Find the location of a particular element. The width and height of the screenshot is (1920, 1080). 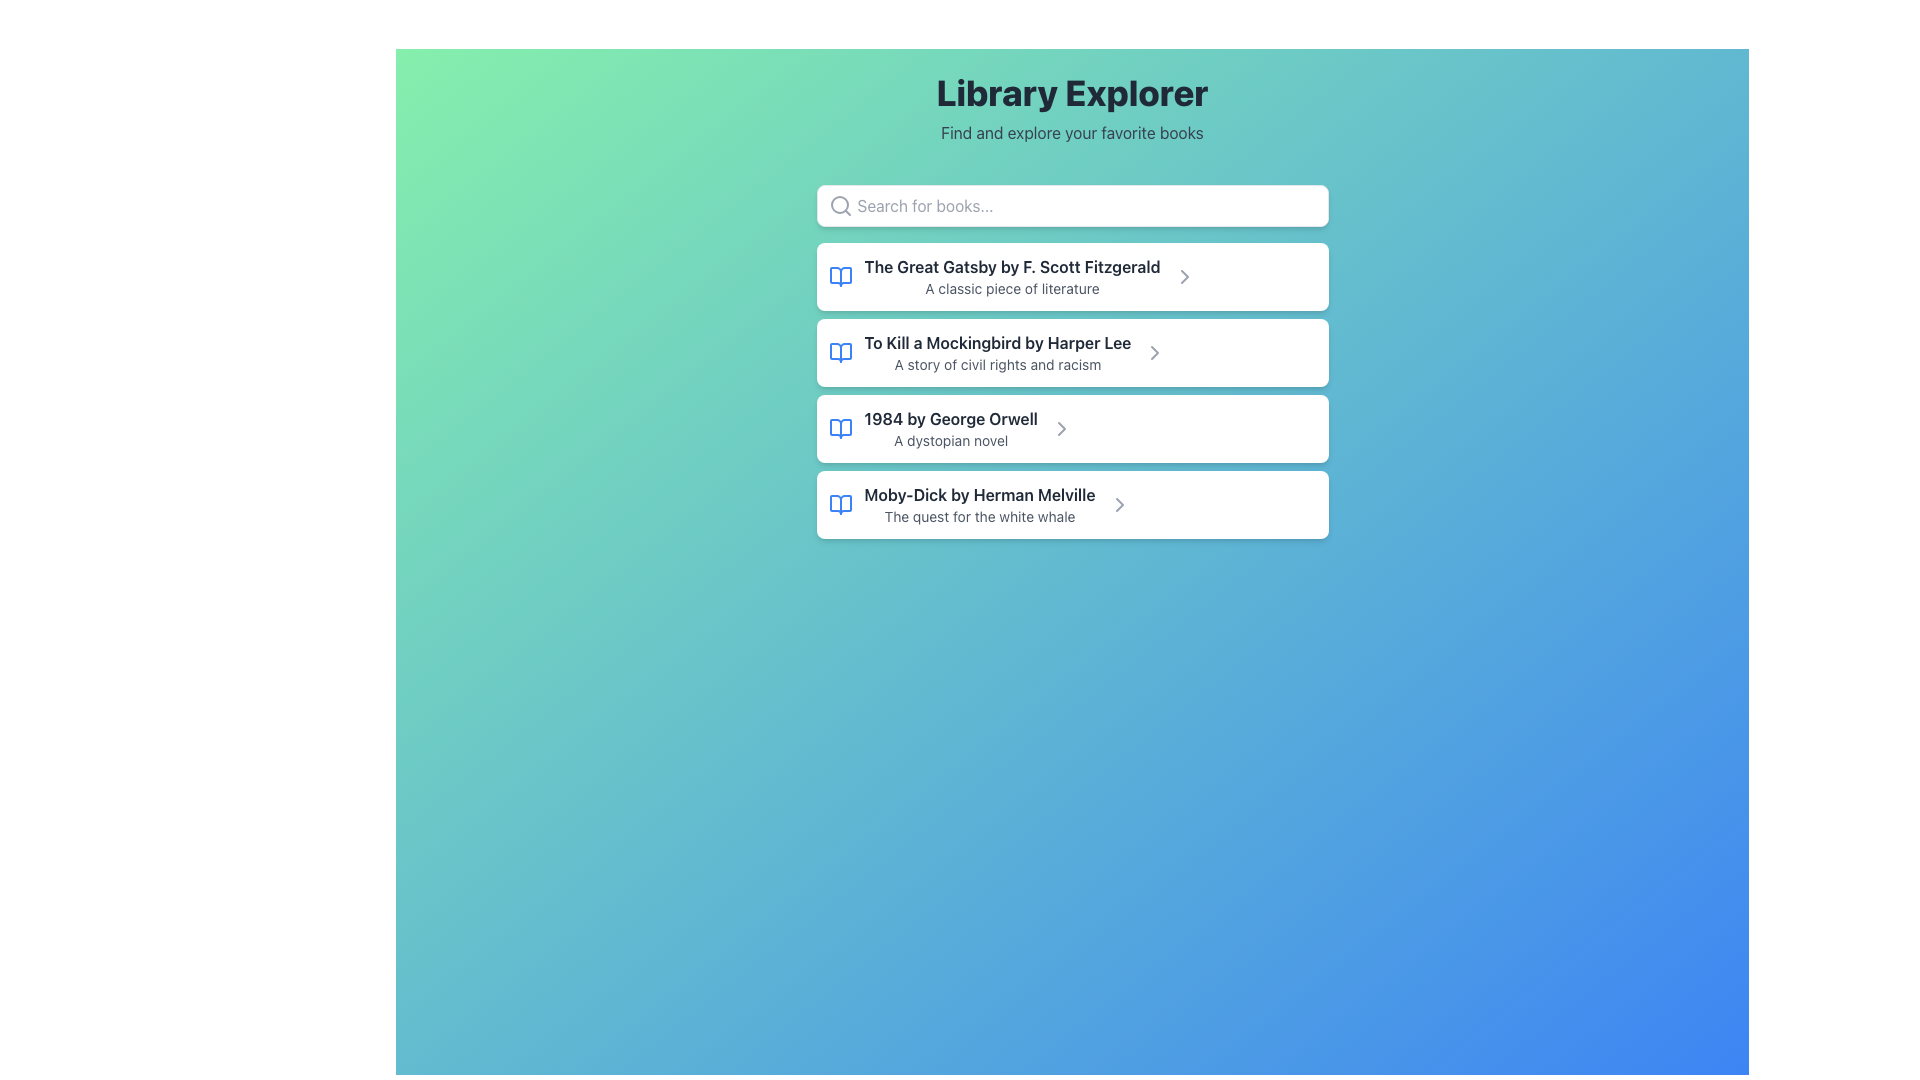

the text block that contains 'The Great Gatsby by F. Scott Fitzgerald' and 'A classic piece of literature', which is centrally located within the main content area of the interface is located at coordinates (1012, 277).